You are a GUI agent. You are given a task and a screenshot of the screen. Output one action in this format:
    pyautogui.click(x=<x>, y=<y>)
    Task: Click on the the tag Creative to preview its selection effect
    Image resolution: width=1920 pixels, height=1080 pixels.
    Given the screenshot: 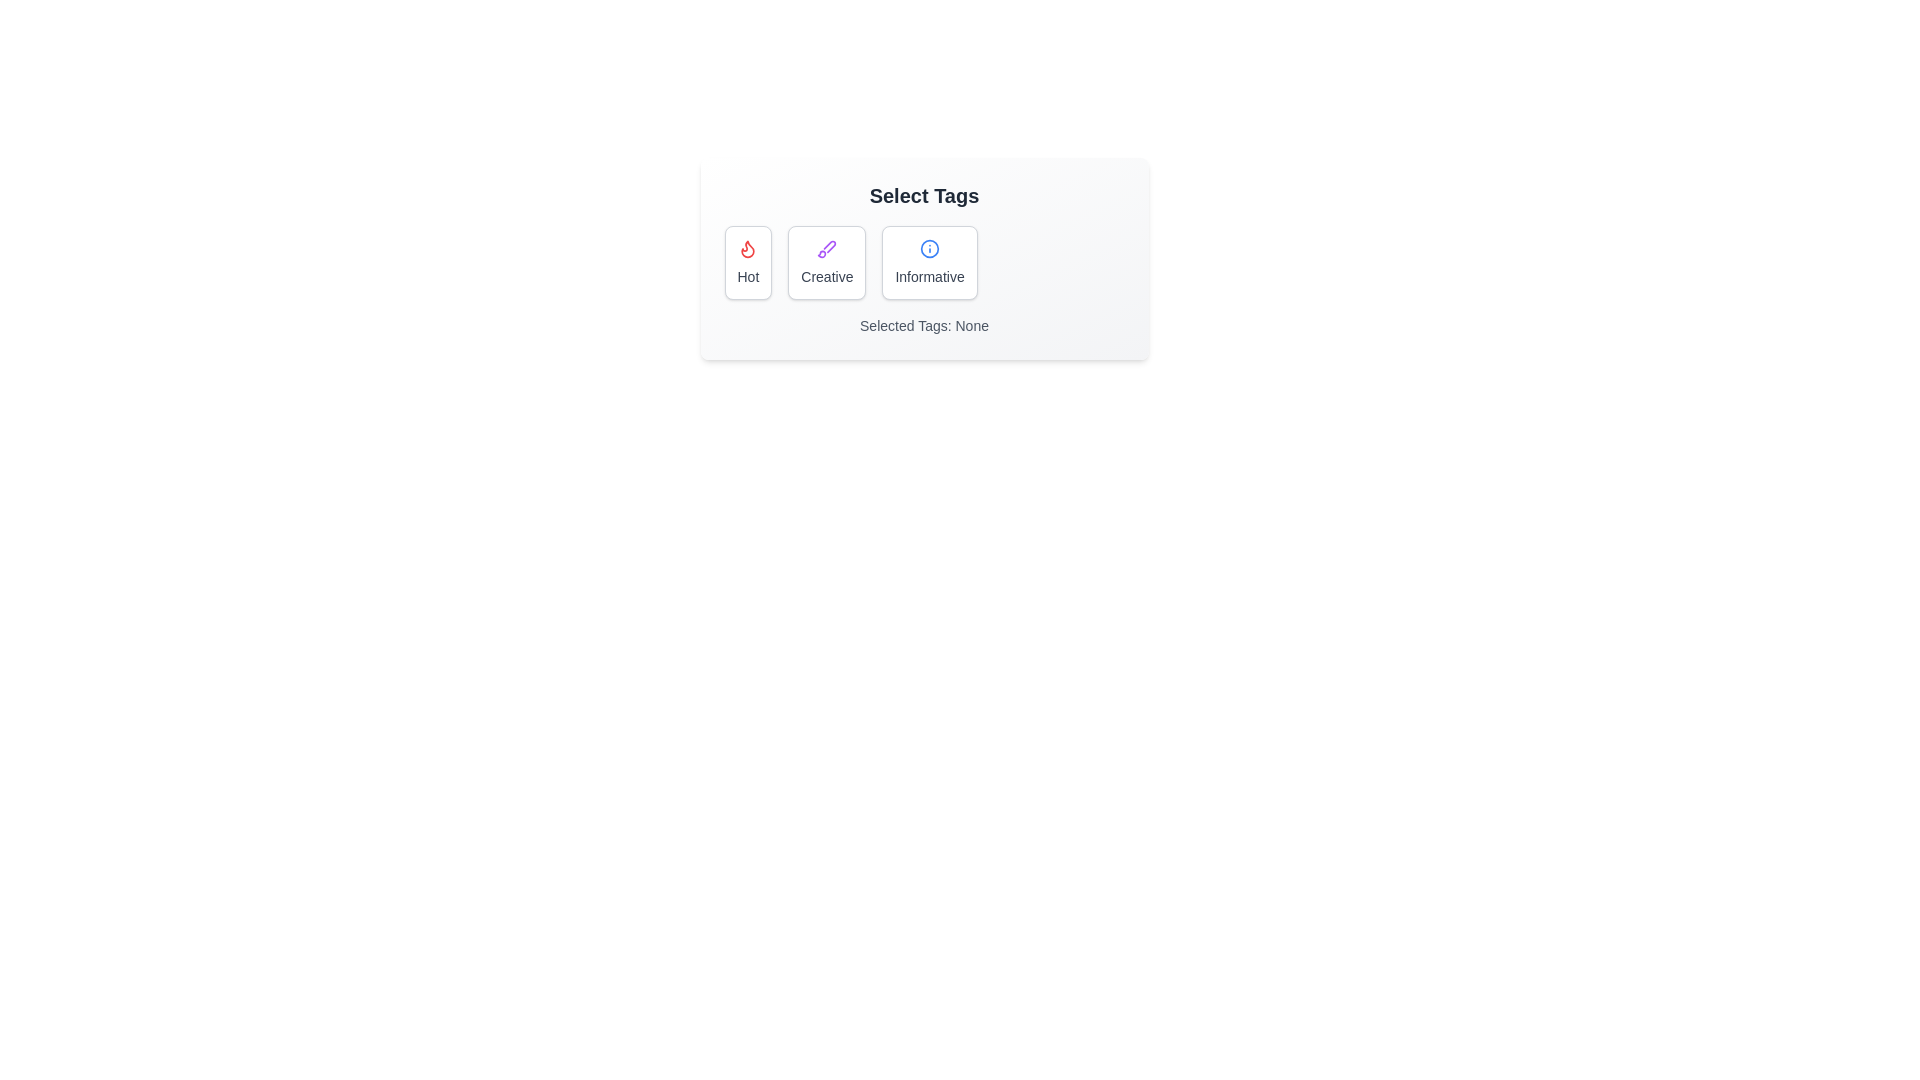 What is the action you would take?
    pyautogui.click(x=826, y=261)
    